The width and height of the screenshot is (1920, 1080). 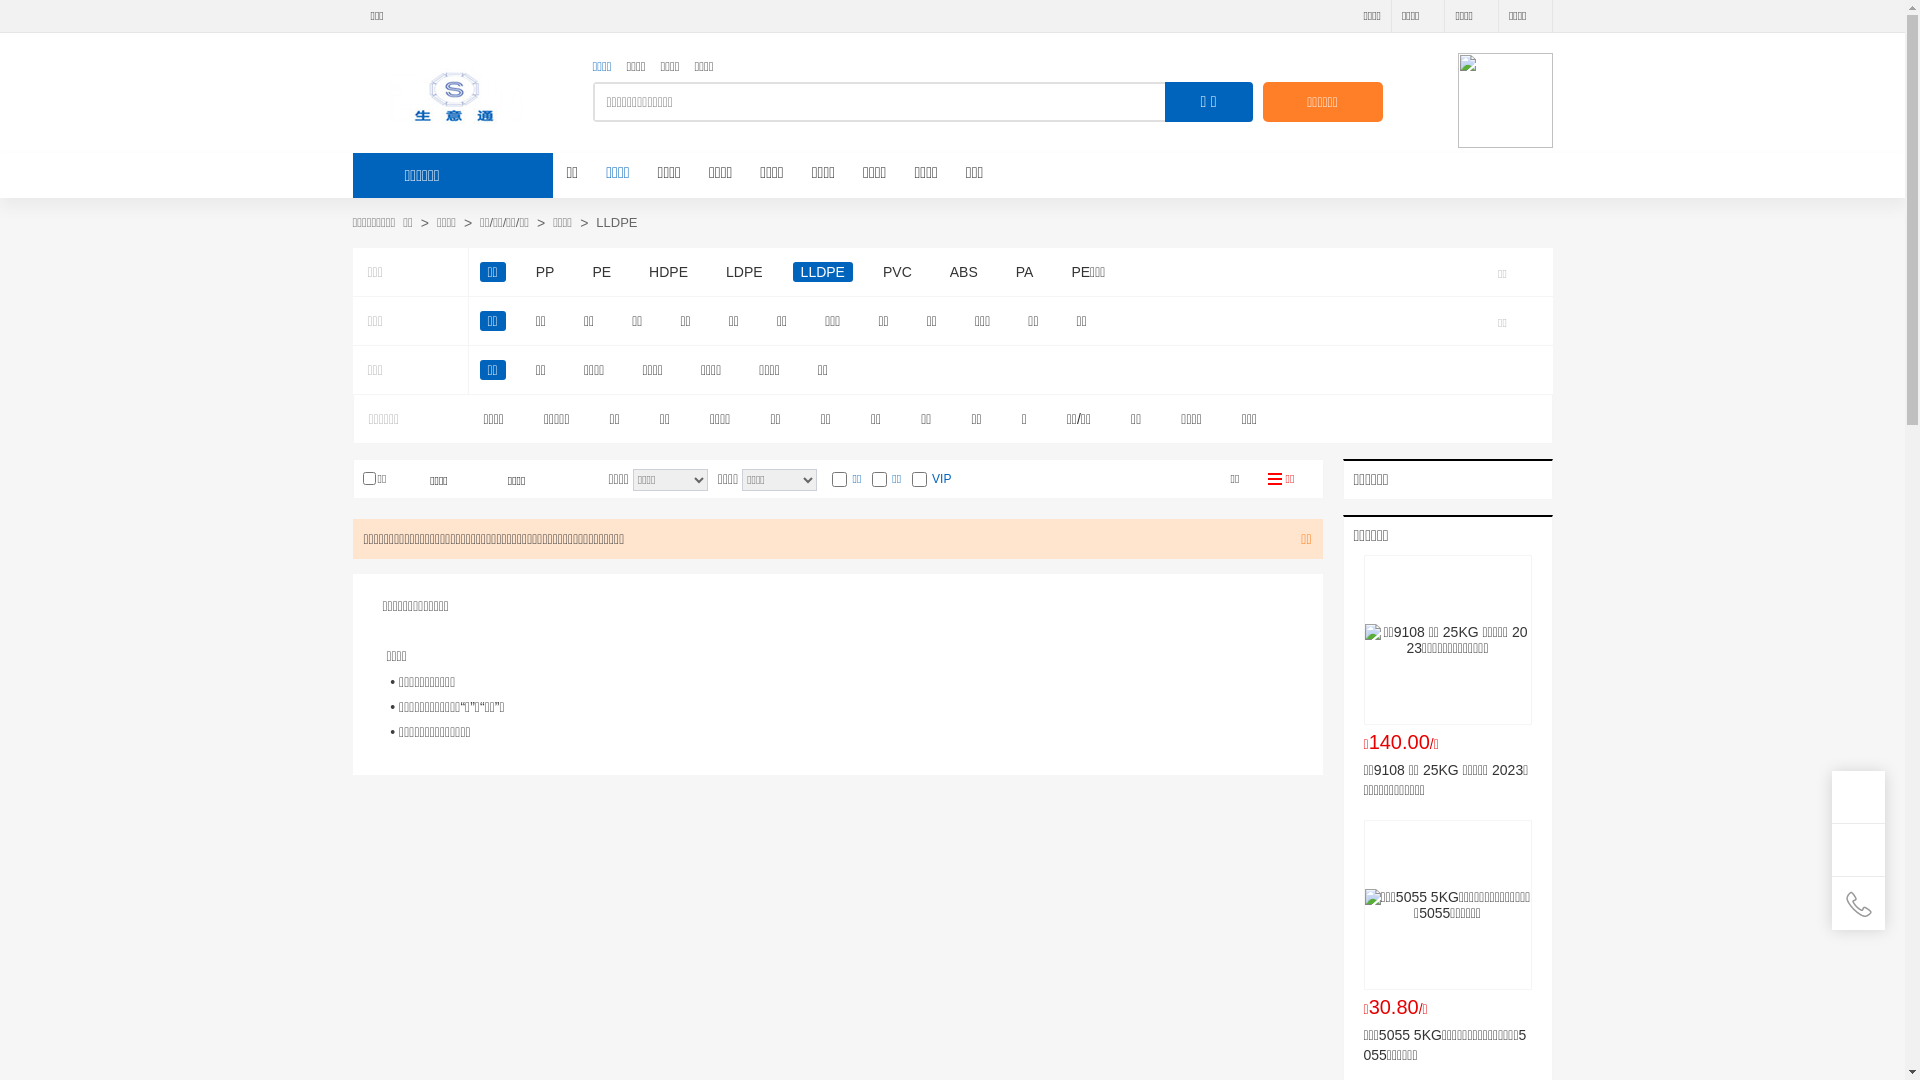 I want to click on 'on', so click(x=879, y=479).